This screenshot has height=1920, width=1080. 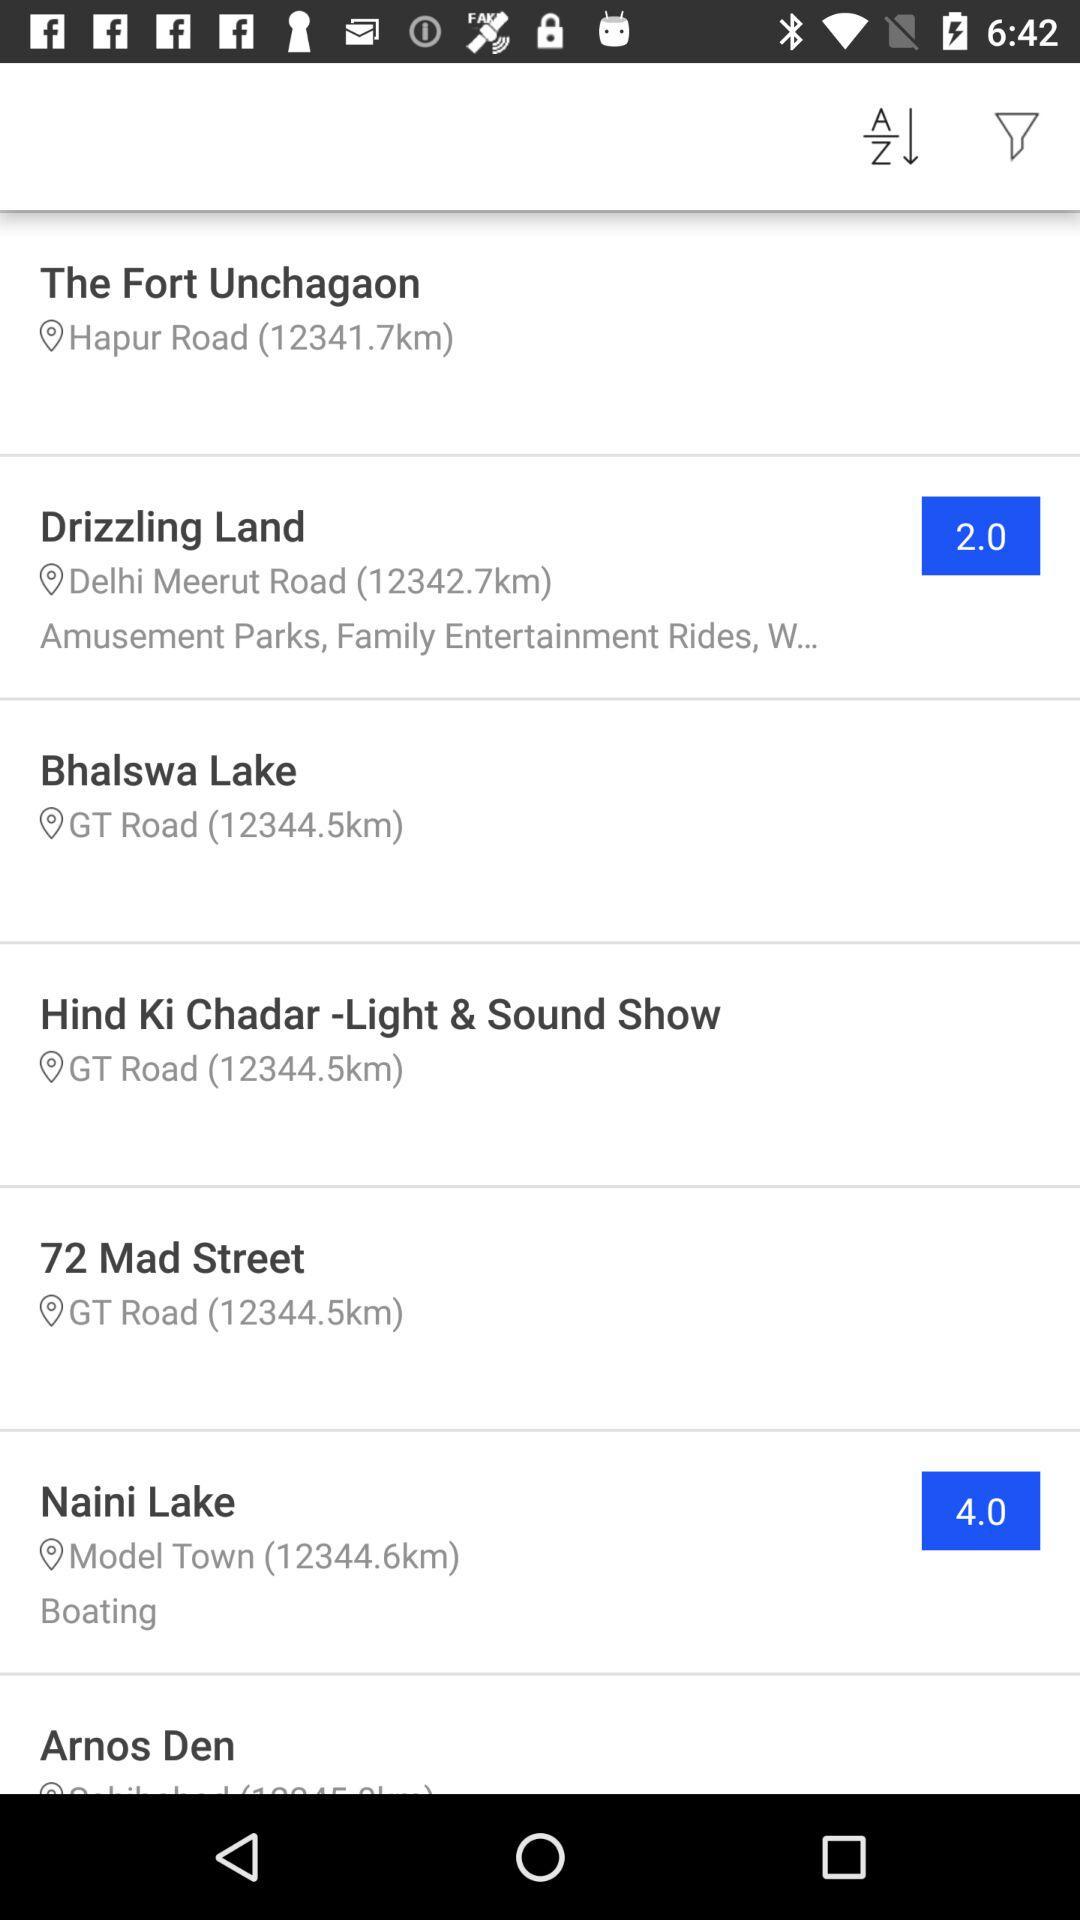 What do you see at coordinates (890, 136) in the screenshot?
I see `the button on left to the top right corner button on the web page` at bounding box center [890, 136].